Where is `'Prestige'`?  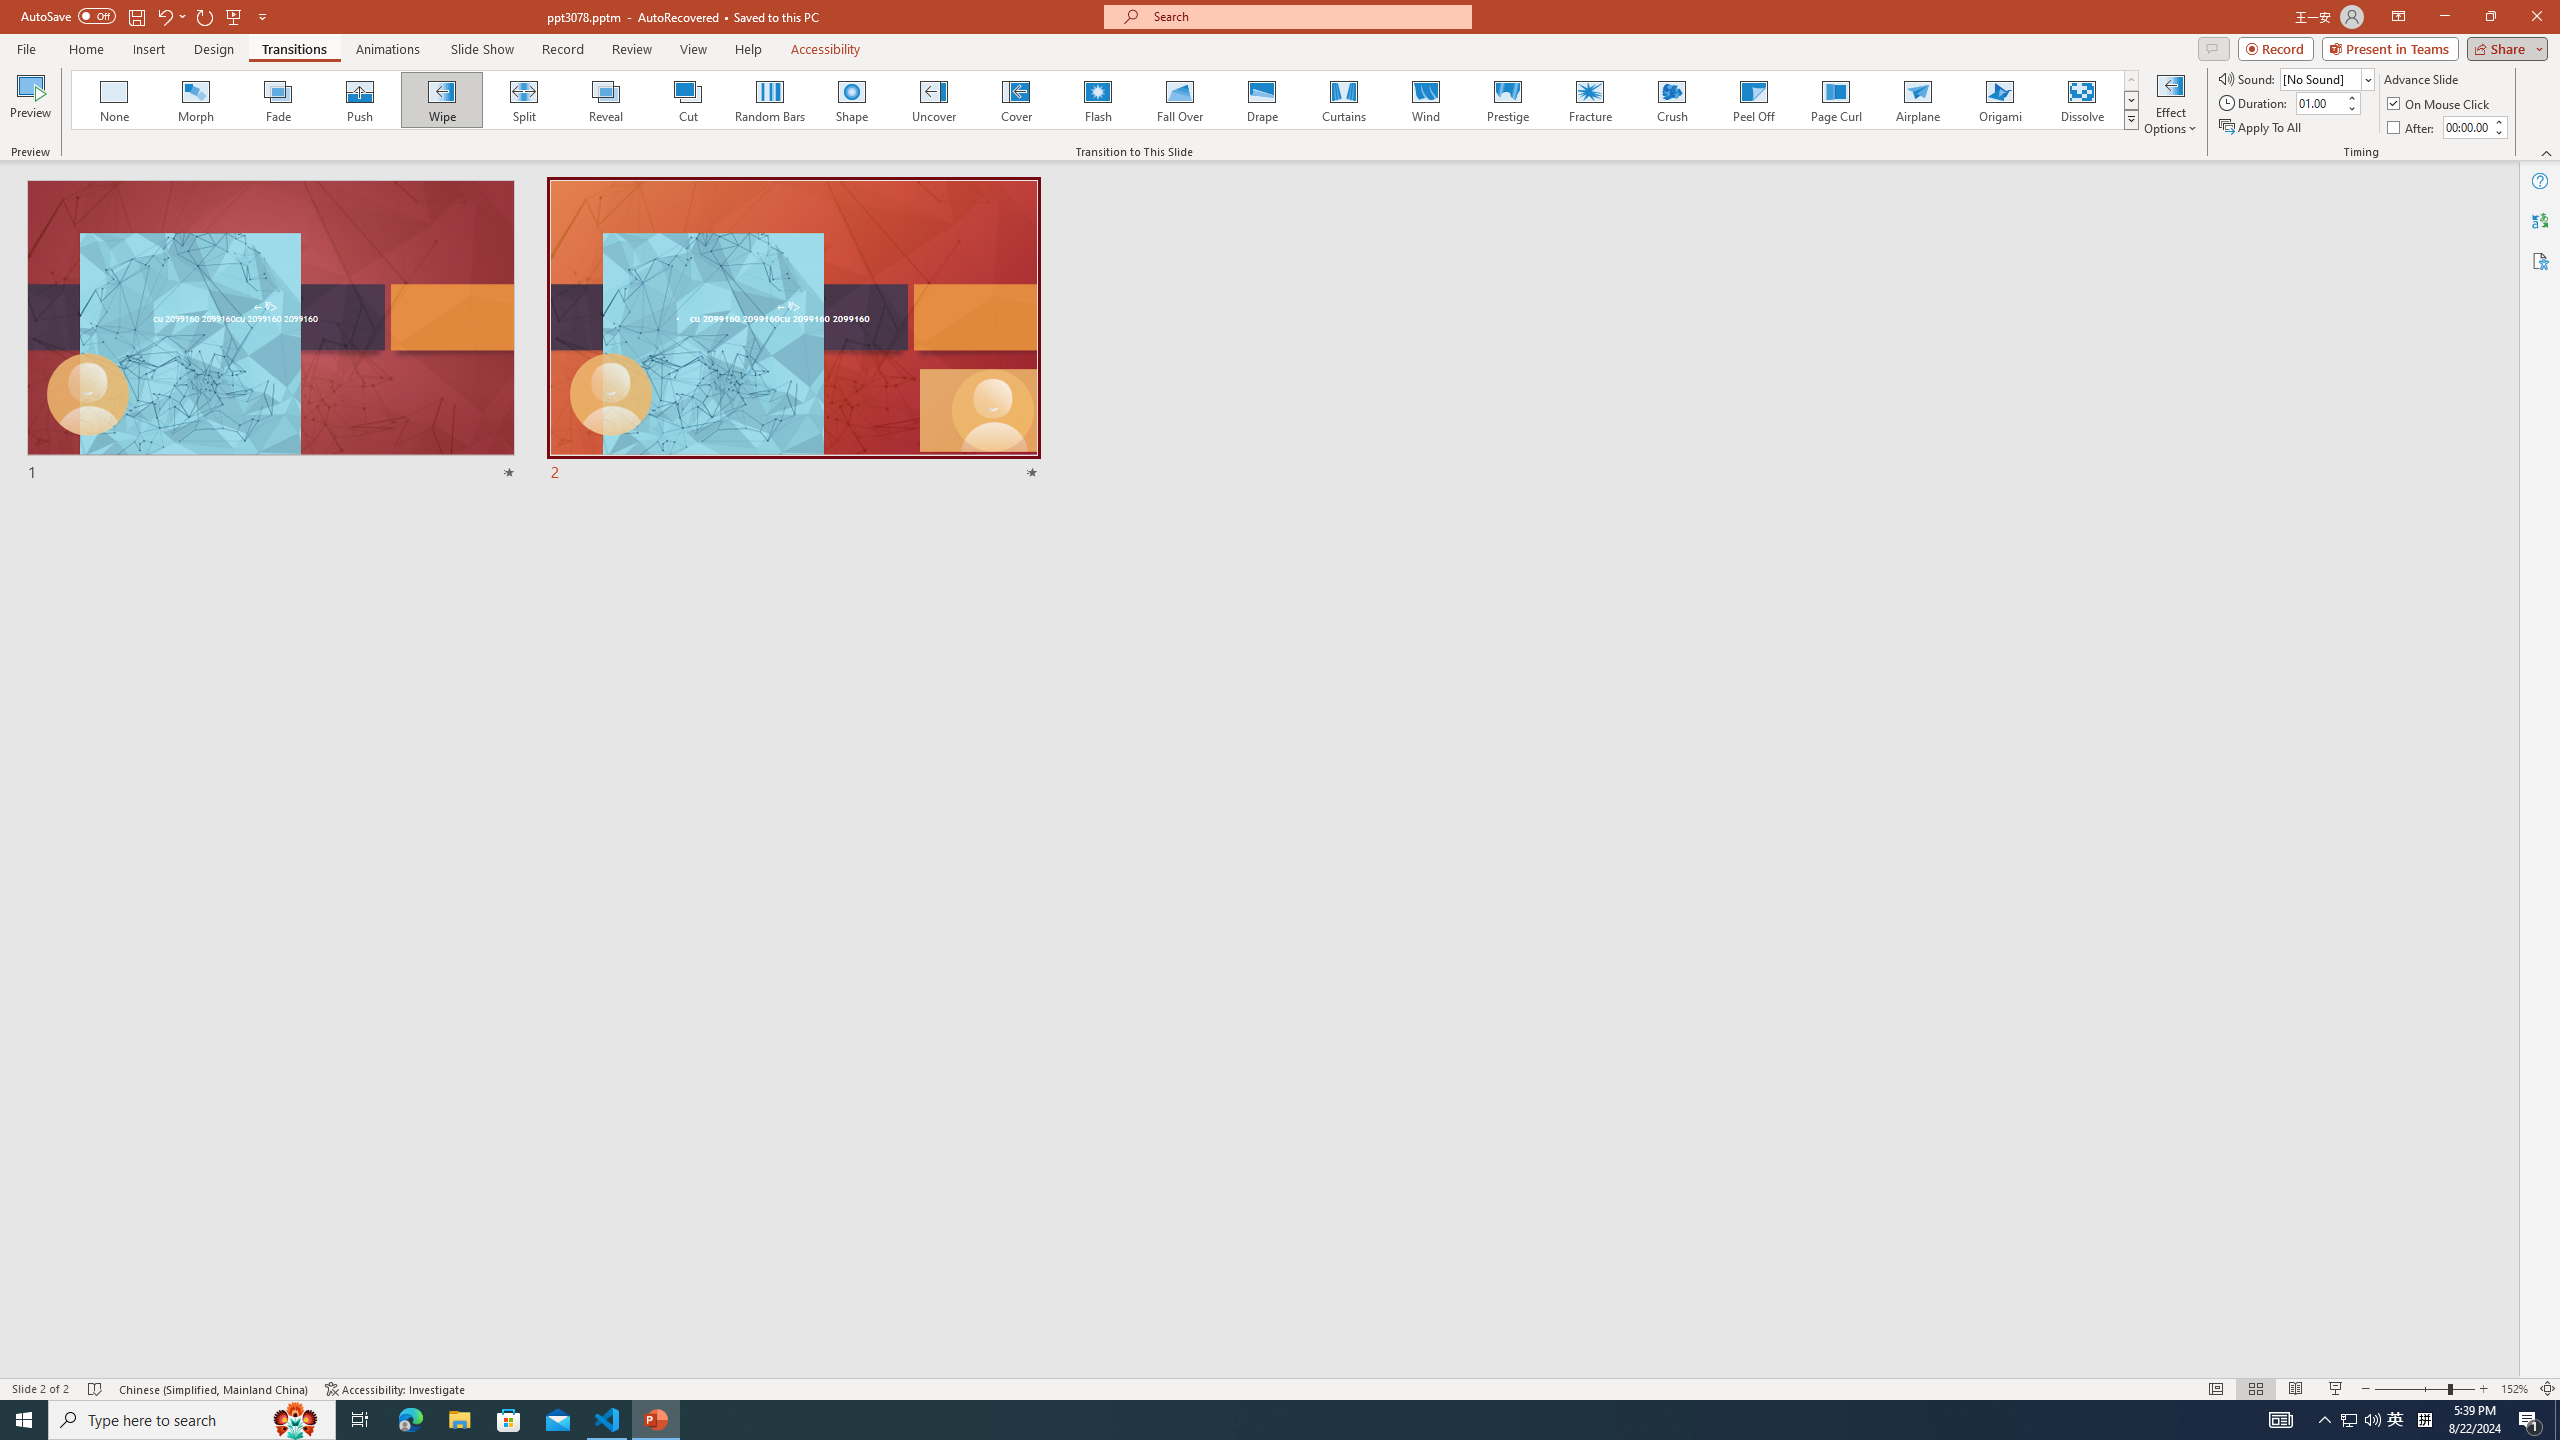 'Prestige' is located at coordinates (1507, 99).